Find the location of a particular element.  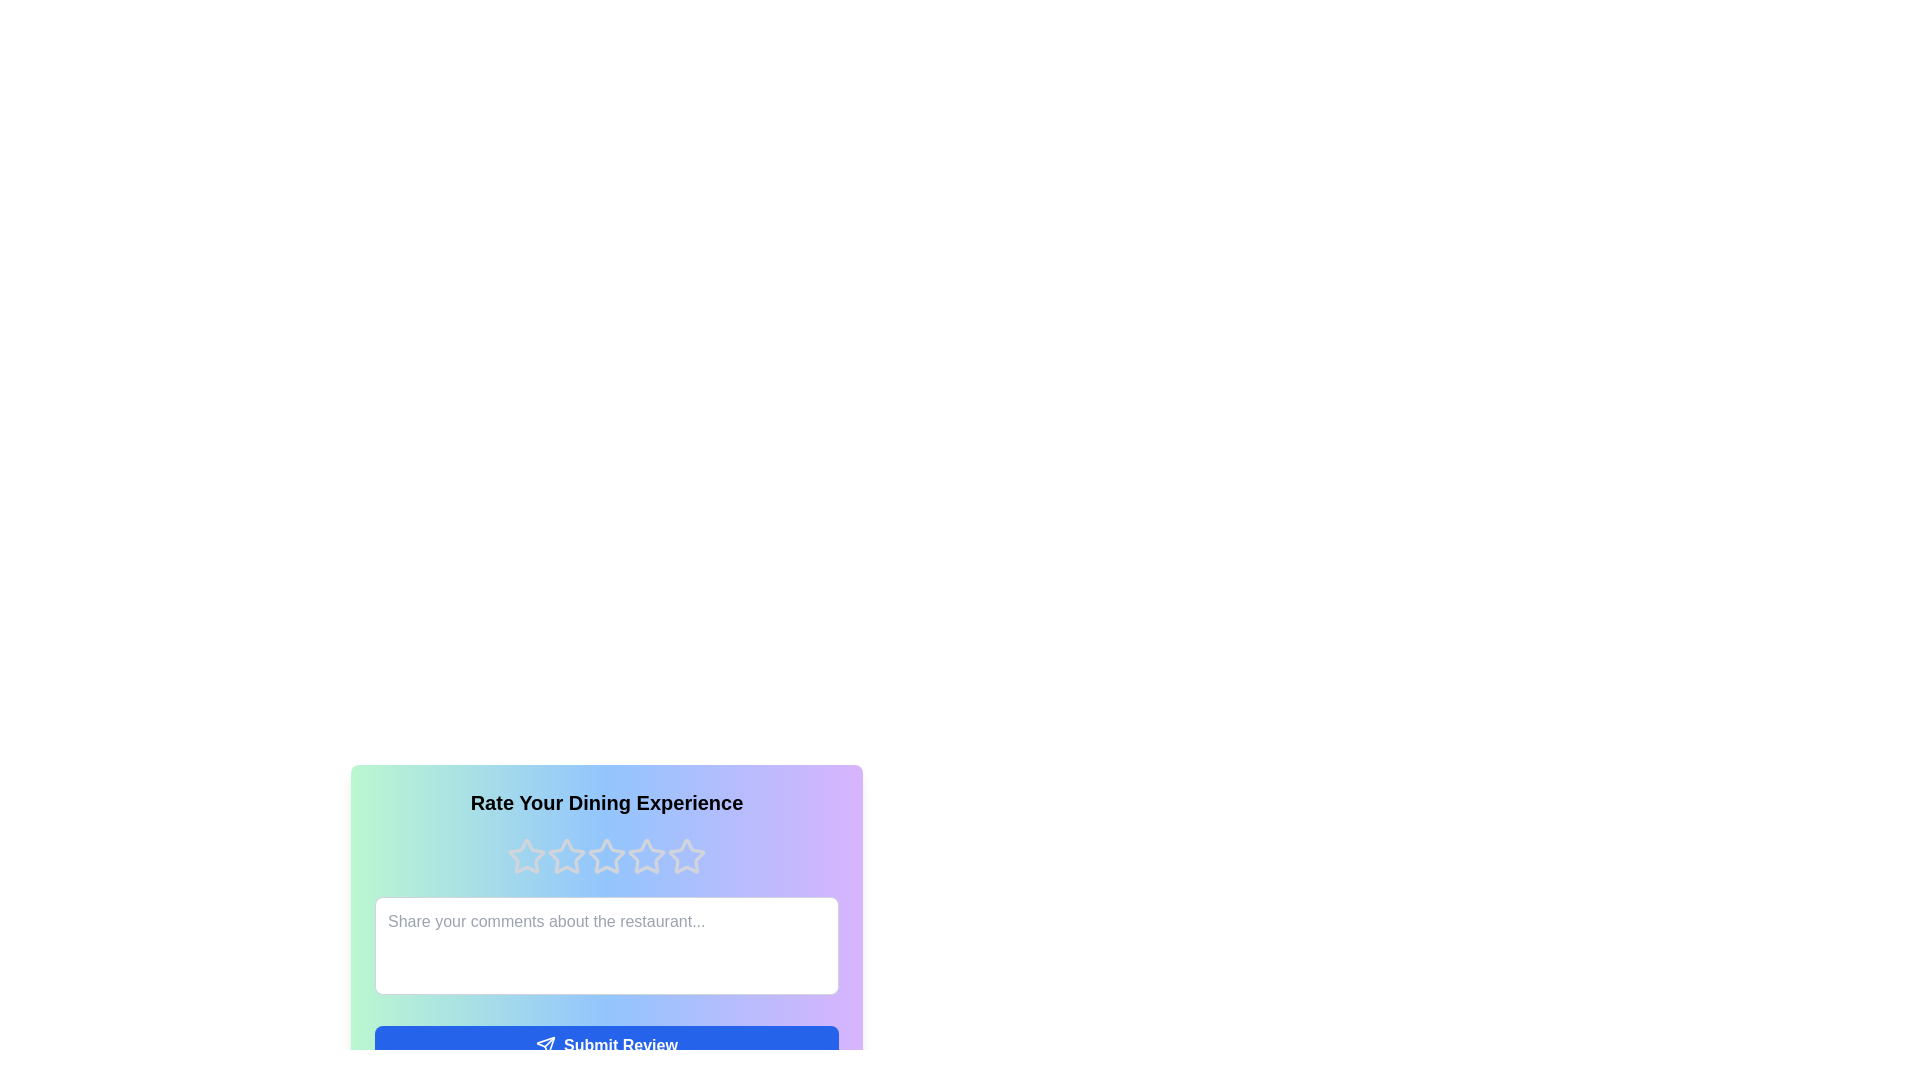

the second rating star is located at coordinates (565, 855).